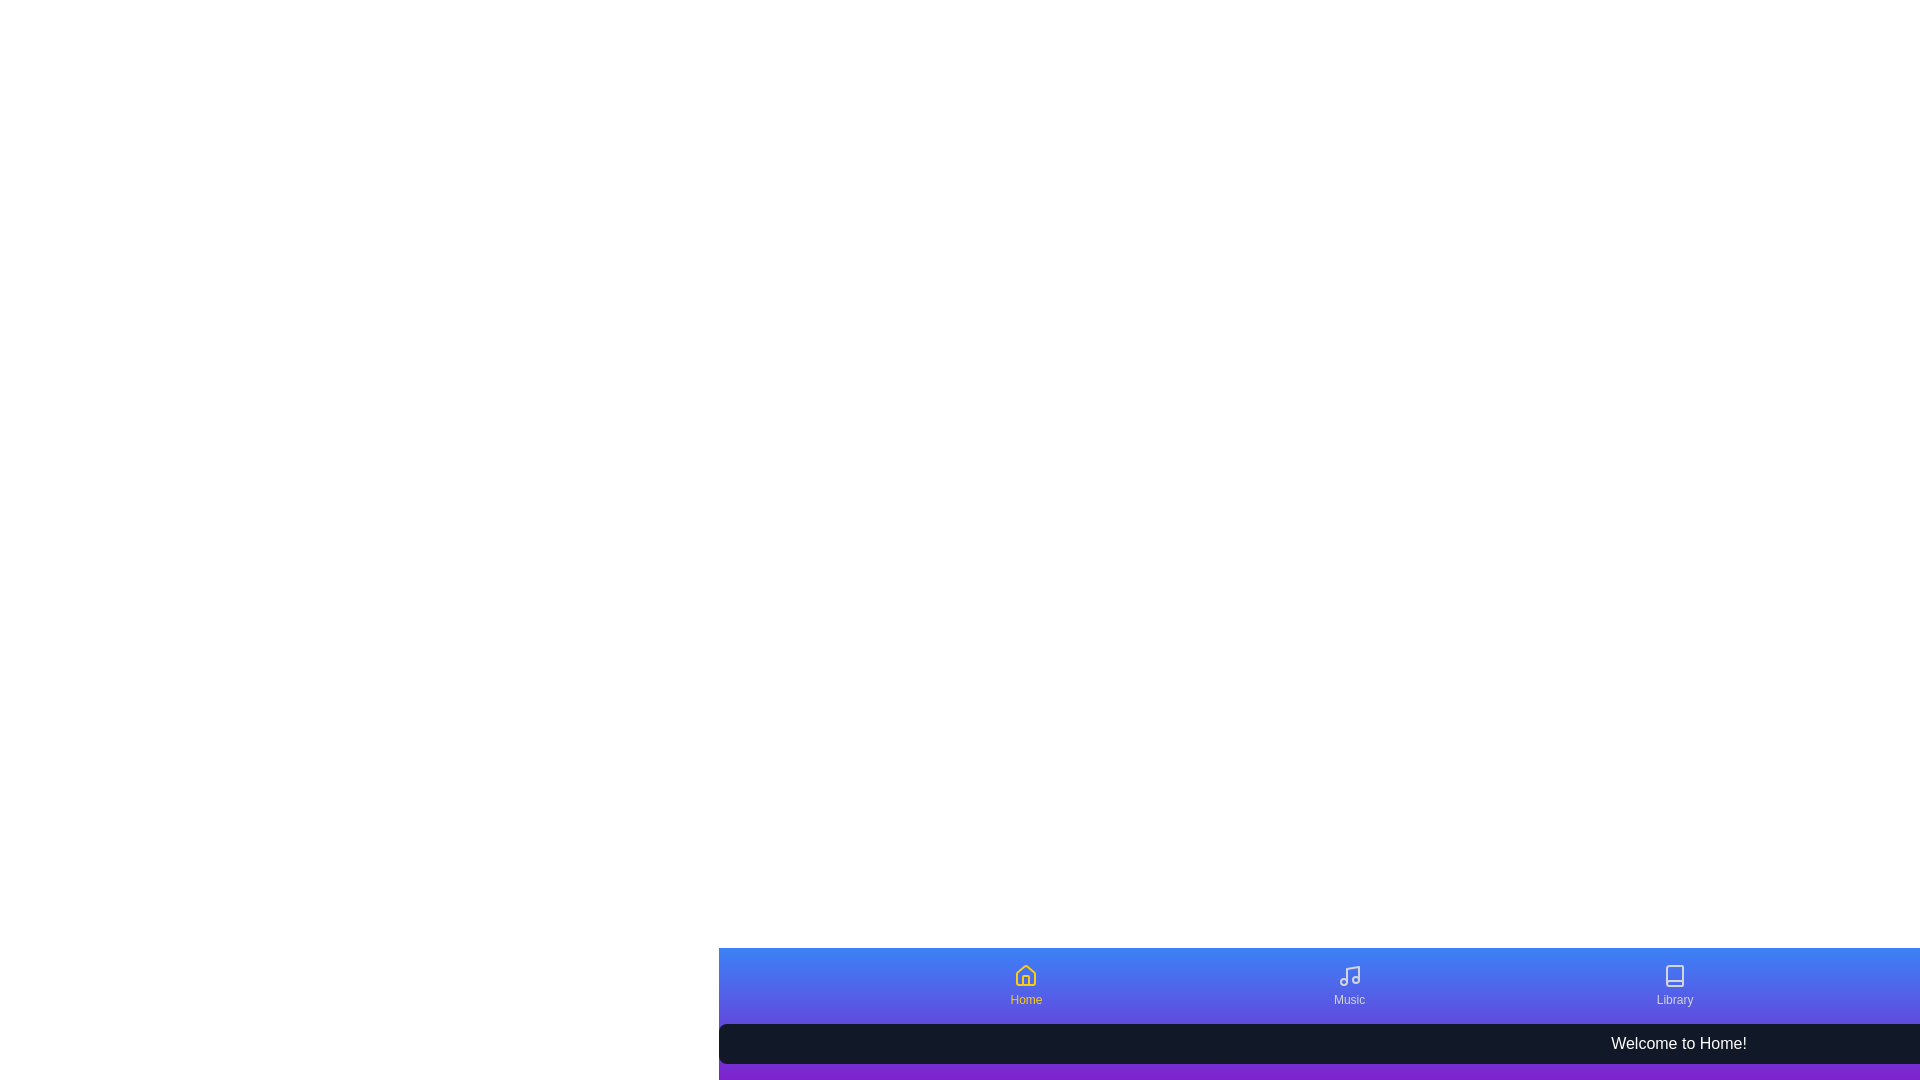 This screenshot has width=1920, height=1080. What do you see at coordinates (1348, 985) in the screenshot?
I see `the tab labeled Music to observe the scaling effect` at bounding box center [1348, 985].